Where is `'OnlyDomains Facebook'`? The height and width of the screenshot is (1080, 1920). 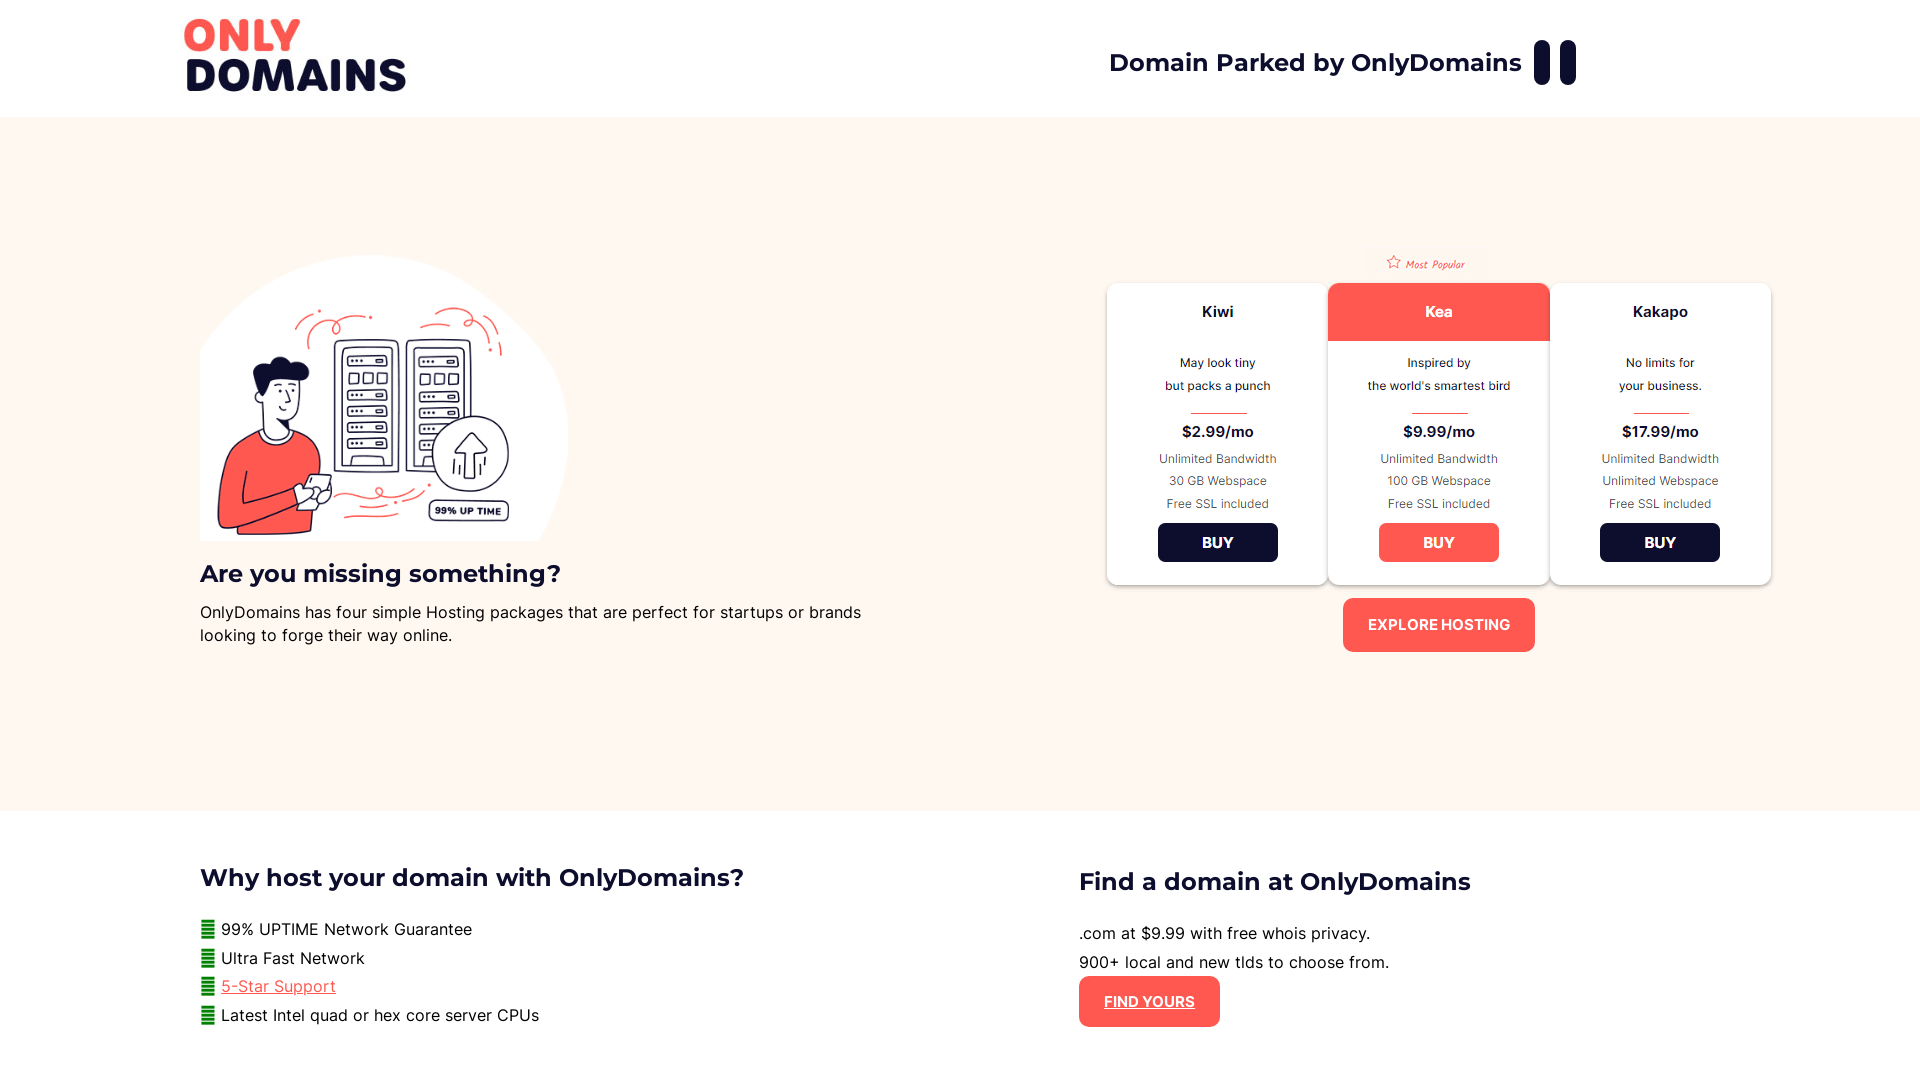
'OnlyDomains Facebook' is located at coordinates (1528, 61).